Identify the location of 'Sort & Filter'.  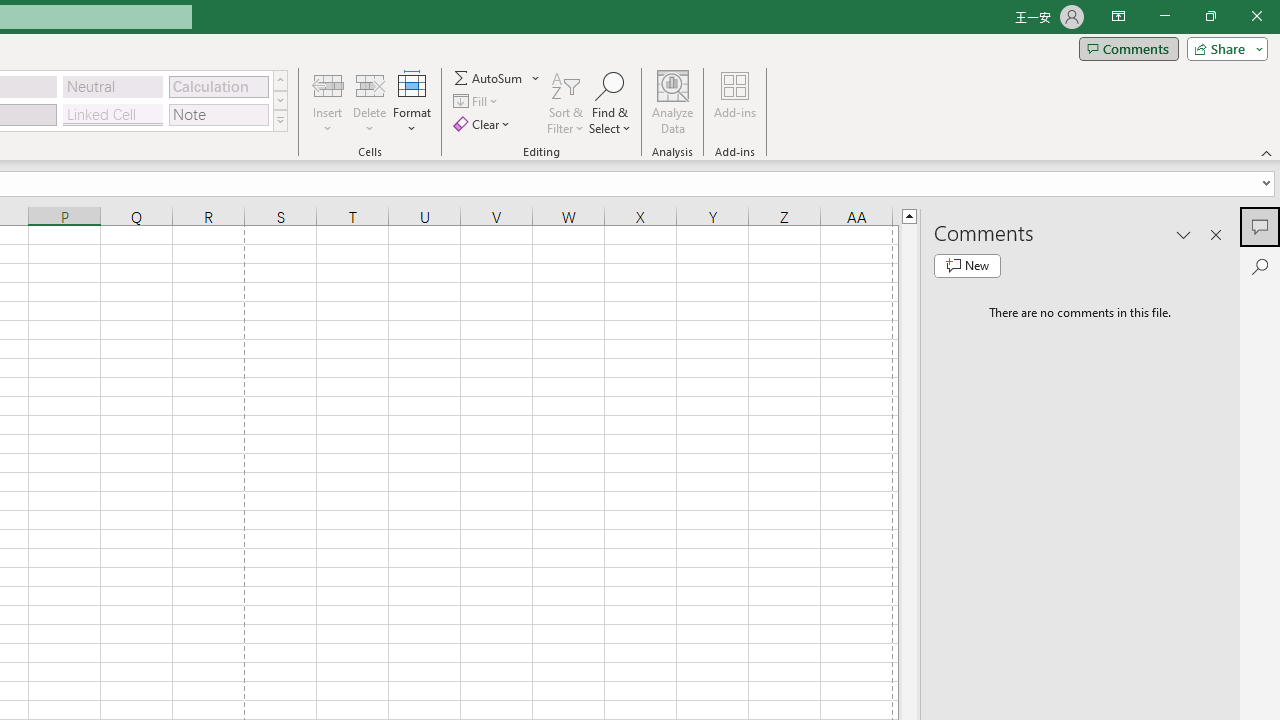
(565, 103).